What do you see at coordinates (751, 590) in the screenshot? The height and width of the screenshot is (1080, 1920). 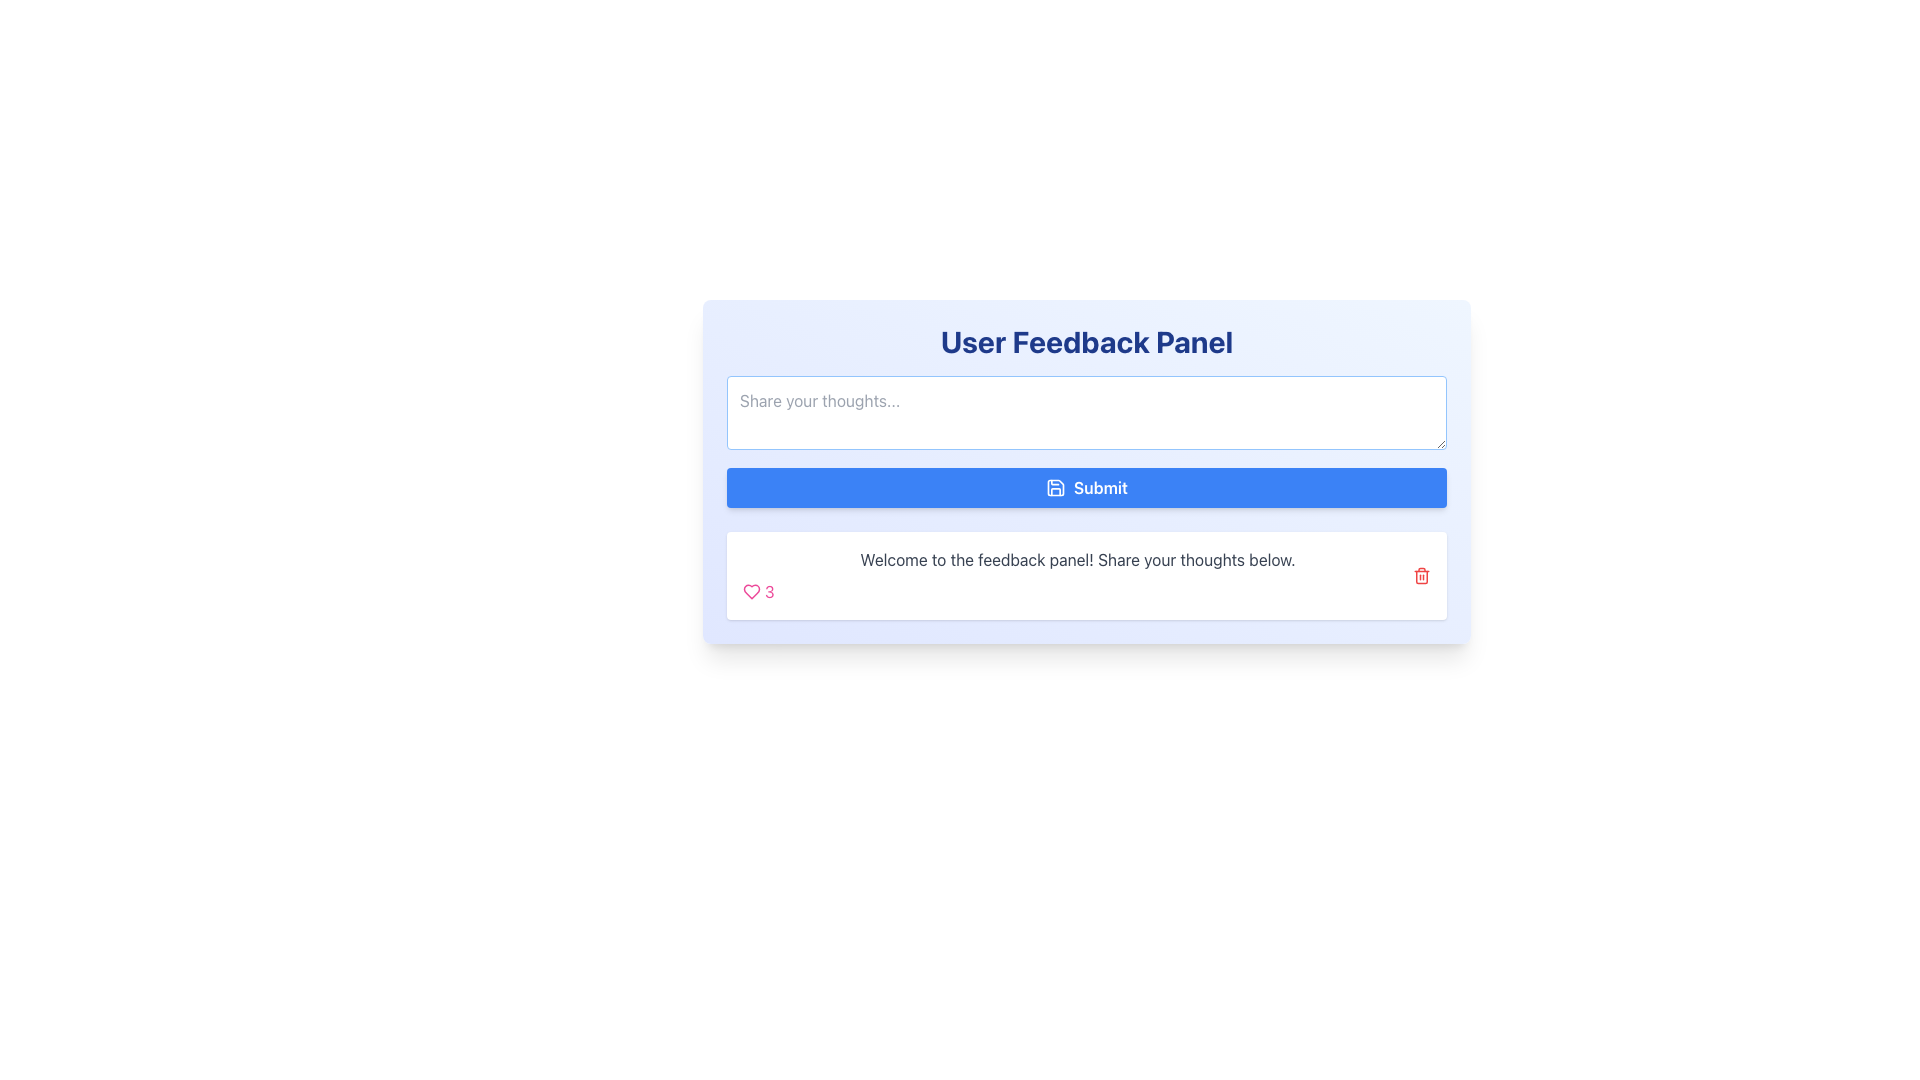 I see `the heart icon with a pink outline, which represents the 'like' or 'favorite' button, located to the left of the number '3' in the lower part of the interface below the 'Submit' button` at bounding box center [751, 590].